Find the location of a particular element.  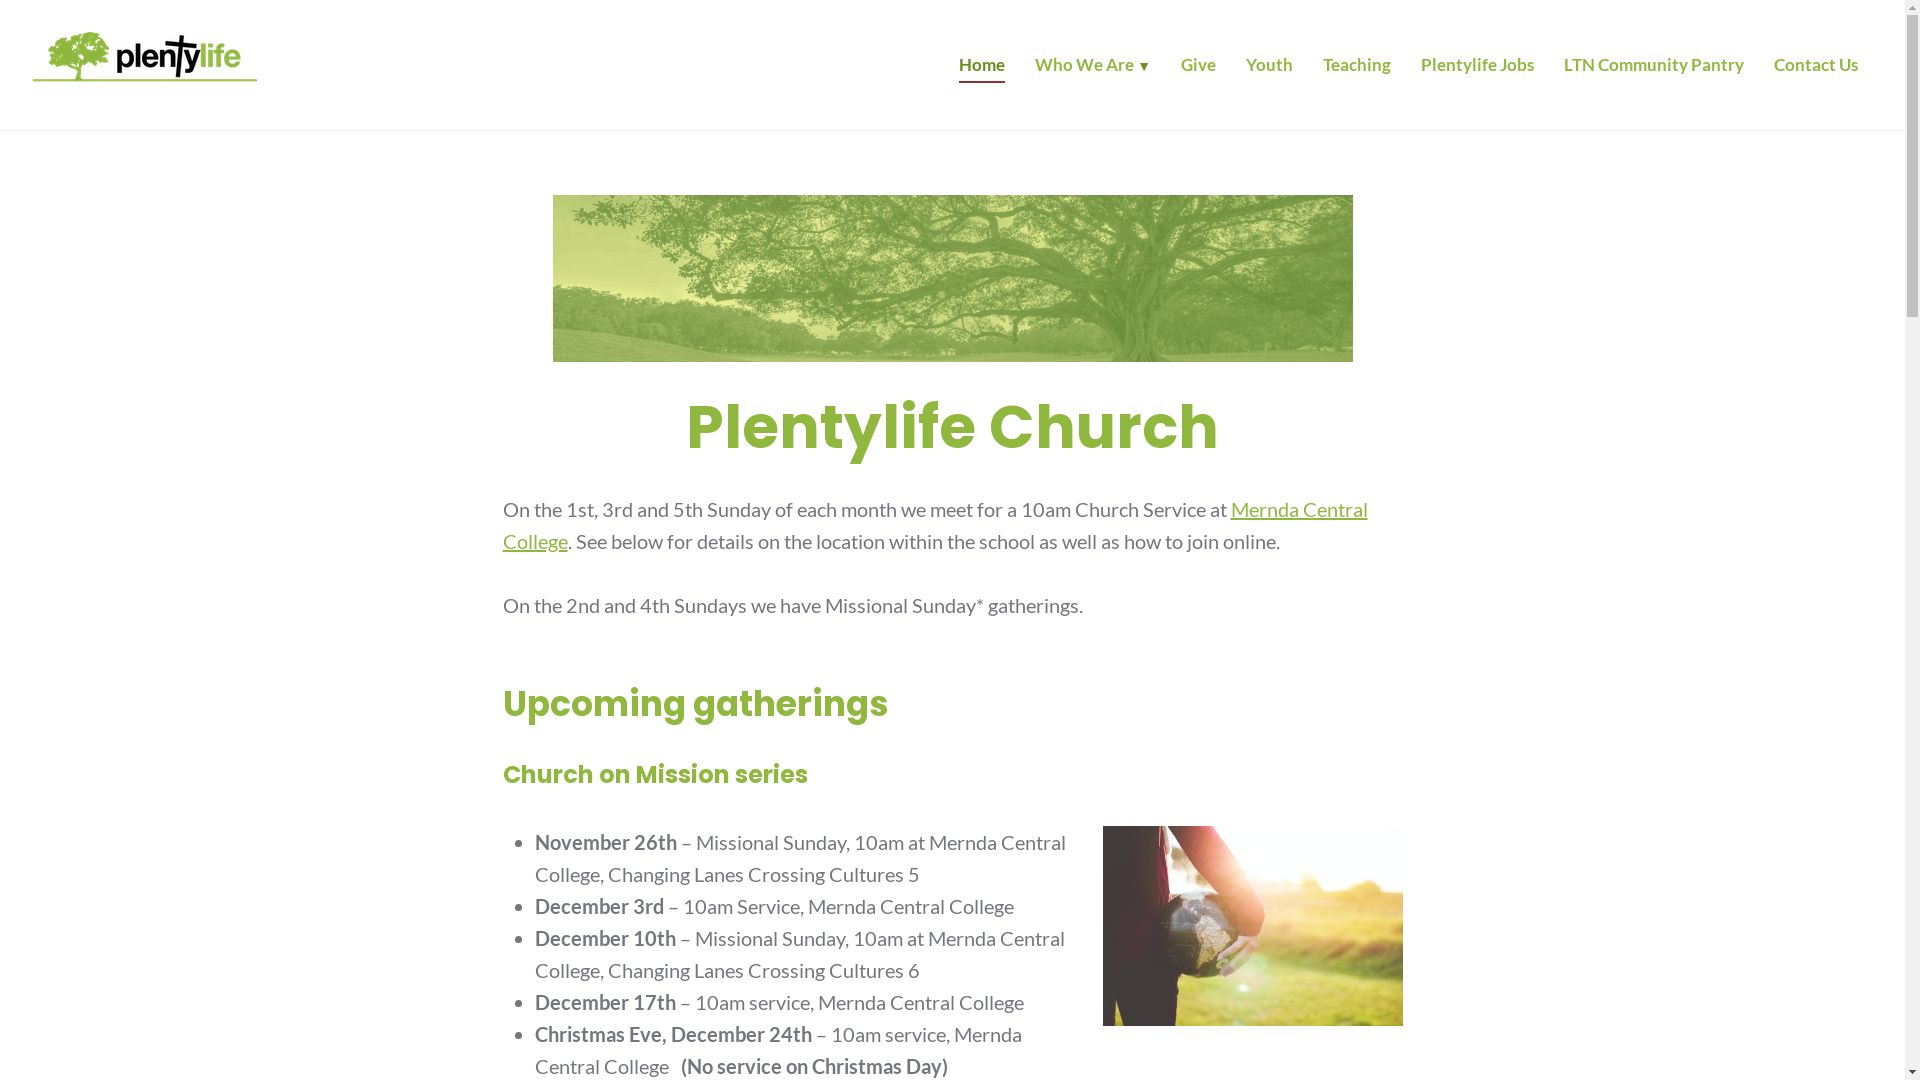

'Youth' is located at coordinates (1268, 67).